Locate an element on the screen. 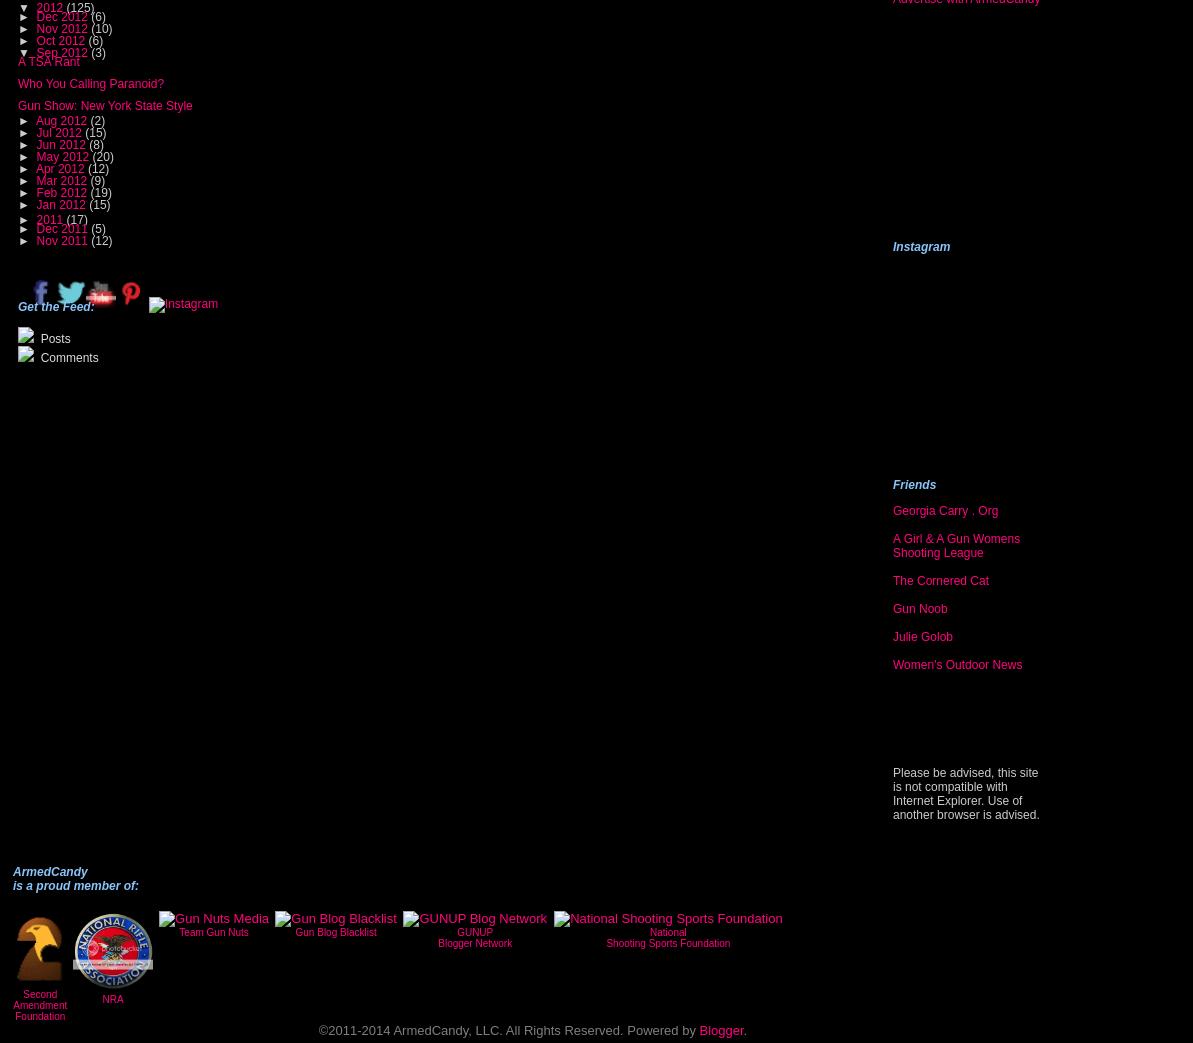 The width and height of the screenshot is (1193, 1043). 'Jun 2012' is located at coordinates (61, 144).